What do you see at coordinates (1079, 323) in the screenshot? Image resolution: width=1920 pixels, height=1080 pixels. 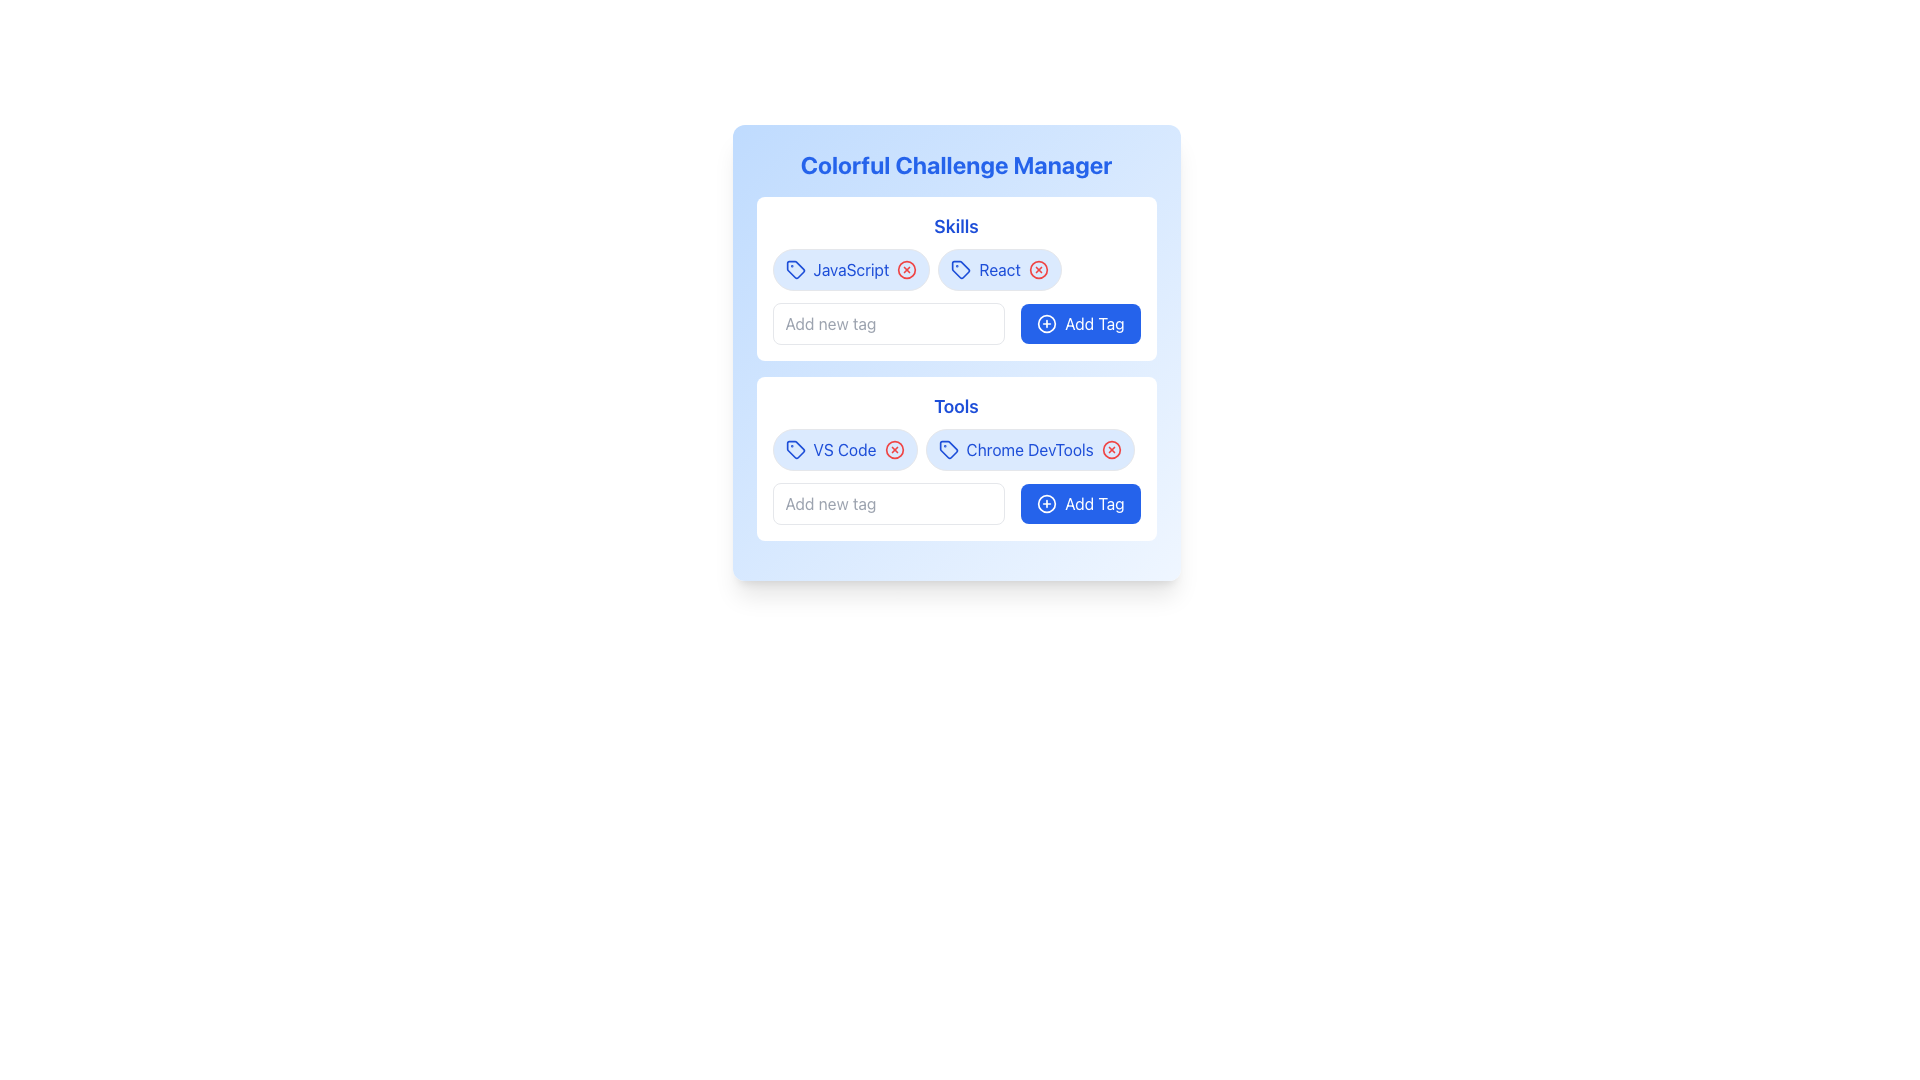 I see `the 'Add Tag' button with a blue background and white text, located in the 'Skills' card` at bounding box center [1079, 323].